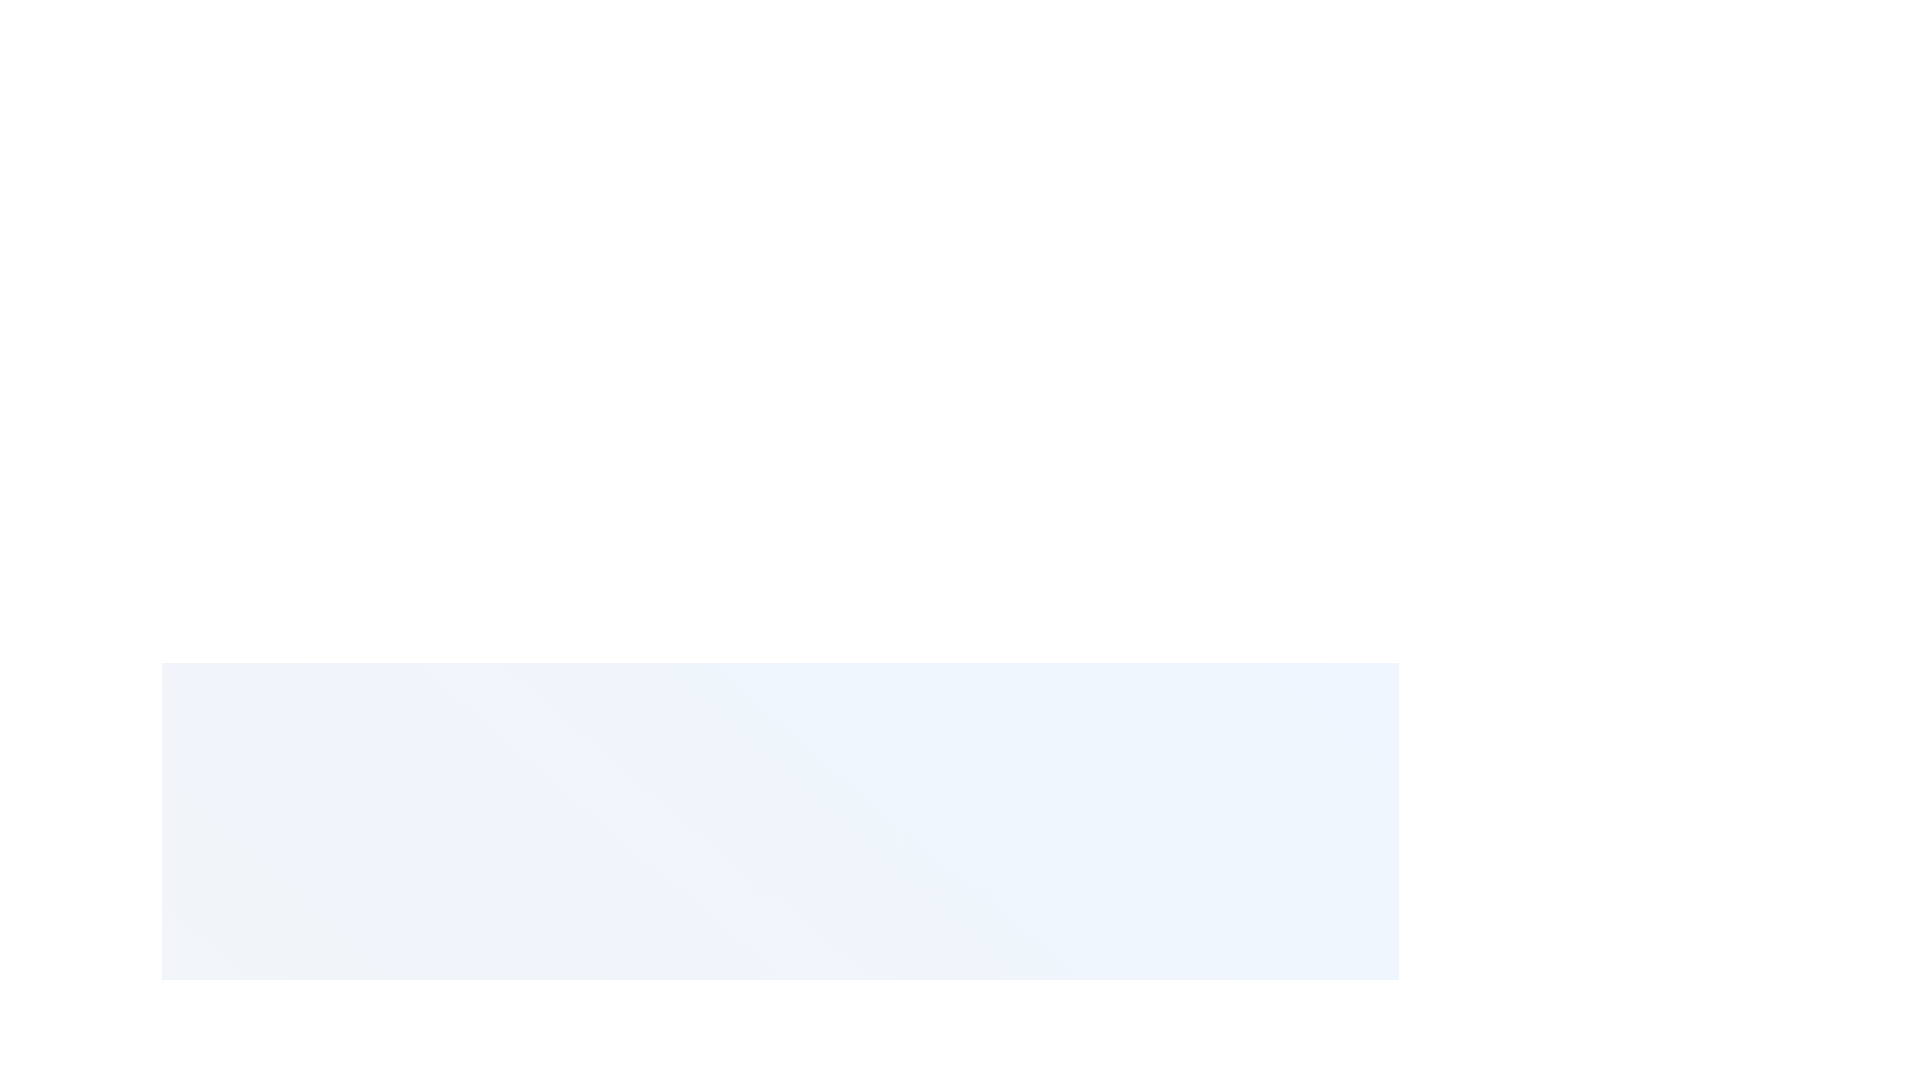 The height and width of the screenshot is (1080, 1920). What do you see at coordinates (881, 1029) in the screenshot?
I see `chevron button to toggle the menu open/close state` at bounding box center [881, 1029].